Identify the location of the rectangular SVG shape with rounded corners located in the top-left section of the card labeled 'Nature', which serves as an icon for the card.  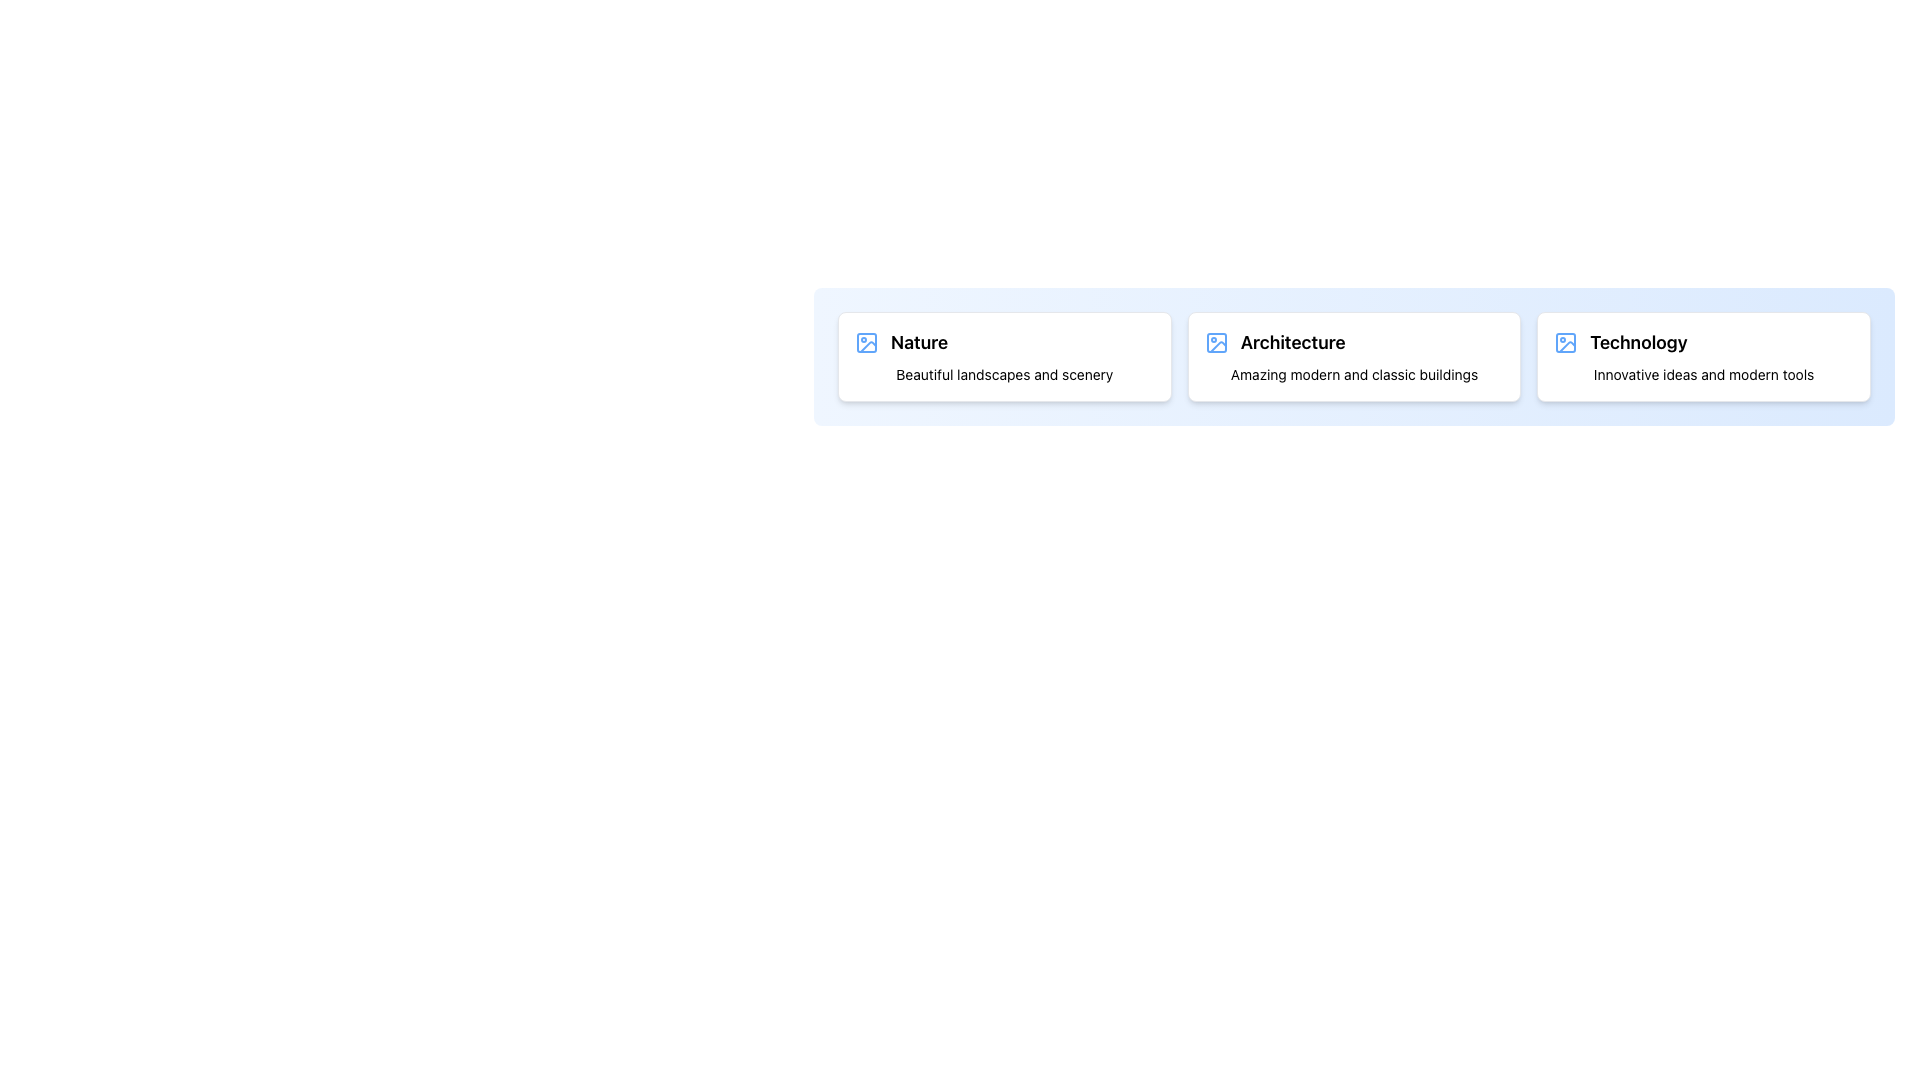
(867, 342).